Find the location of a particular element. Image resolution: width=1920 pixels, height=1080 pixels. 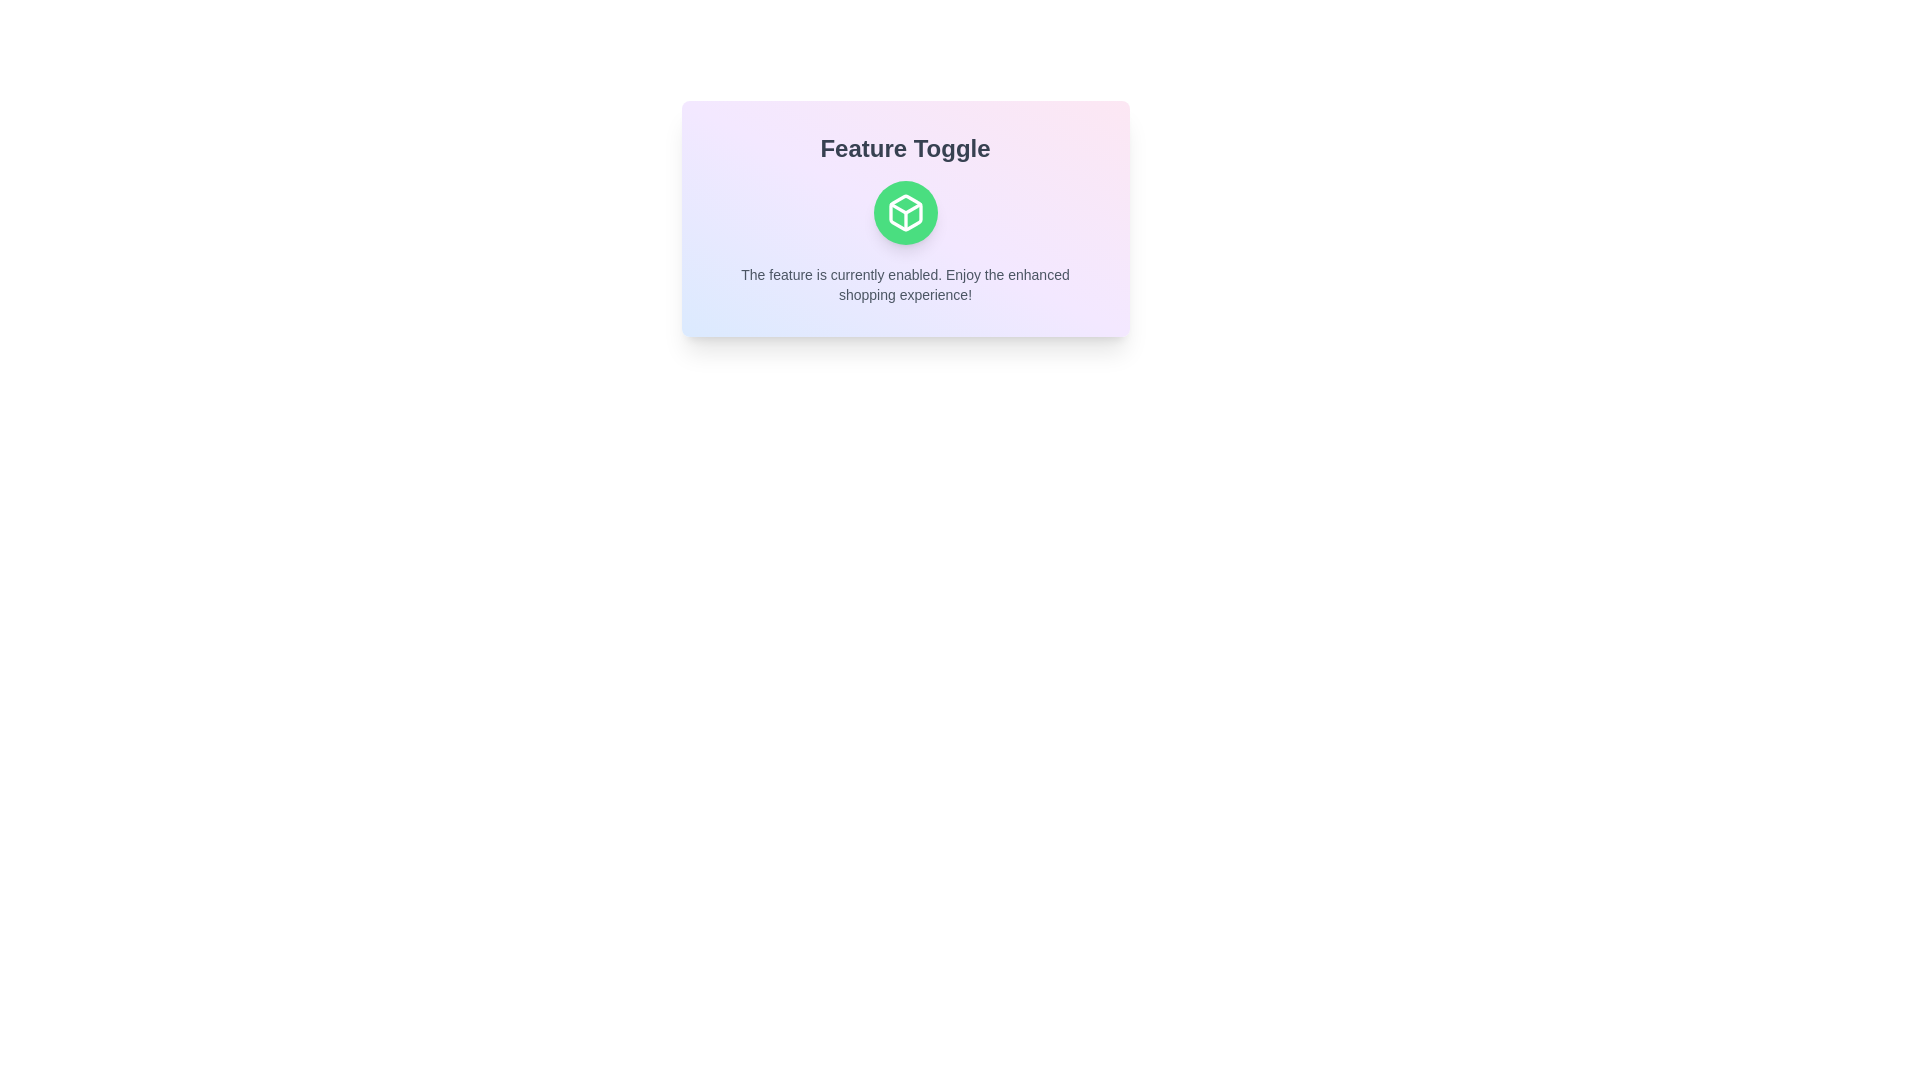

the interactive button located below the 'Feature Toggle' heading and above the paragraph indicating the feature is enabled is located at coordinates (904, 212).